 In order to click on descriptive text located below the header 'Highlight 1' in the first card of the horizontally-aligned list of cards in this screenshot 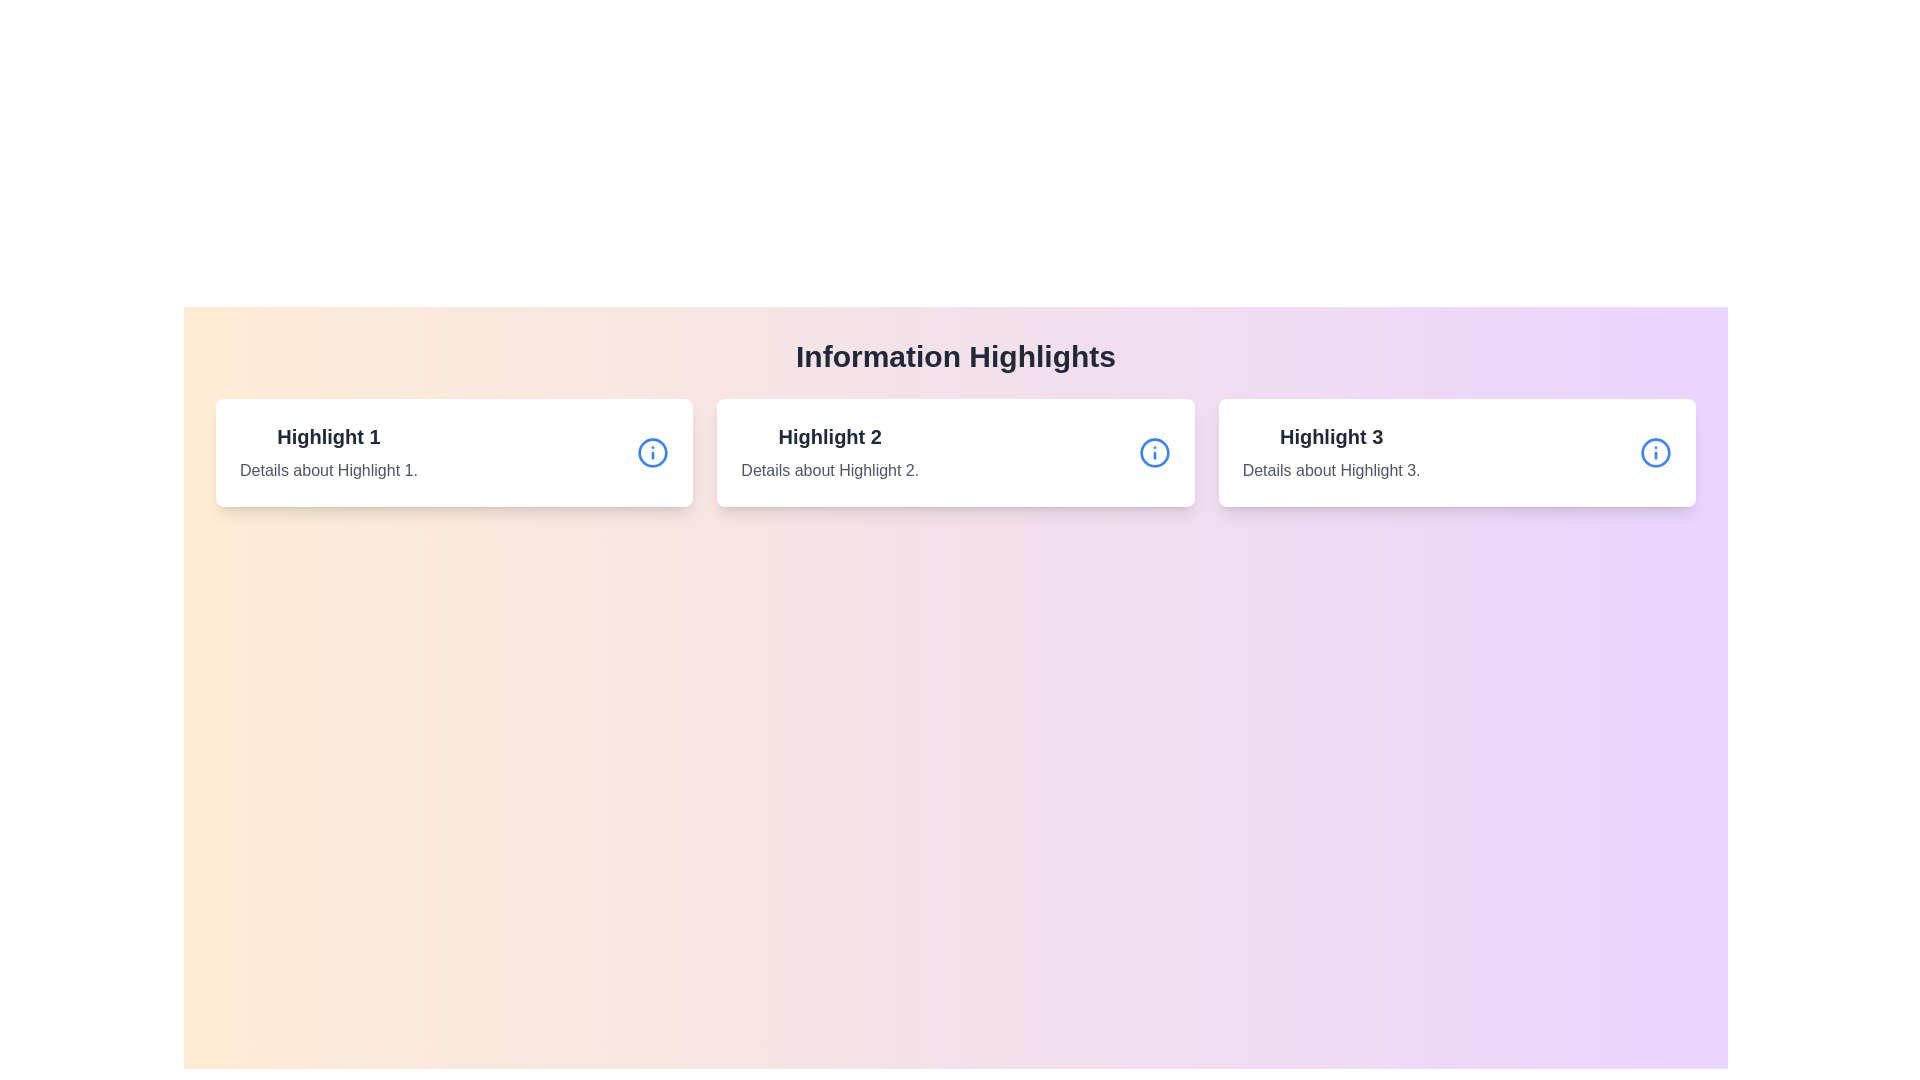, I will do `click(328, 470)`.